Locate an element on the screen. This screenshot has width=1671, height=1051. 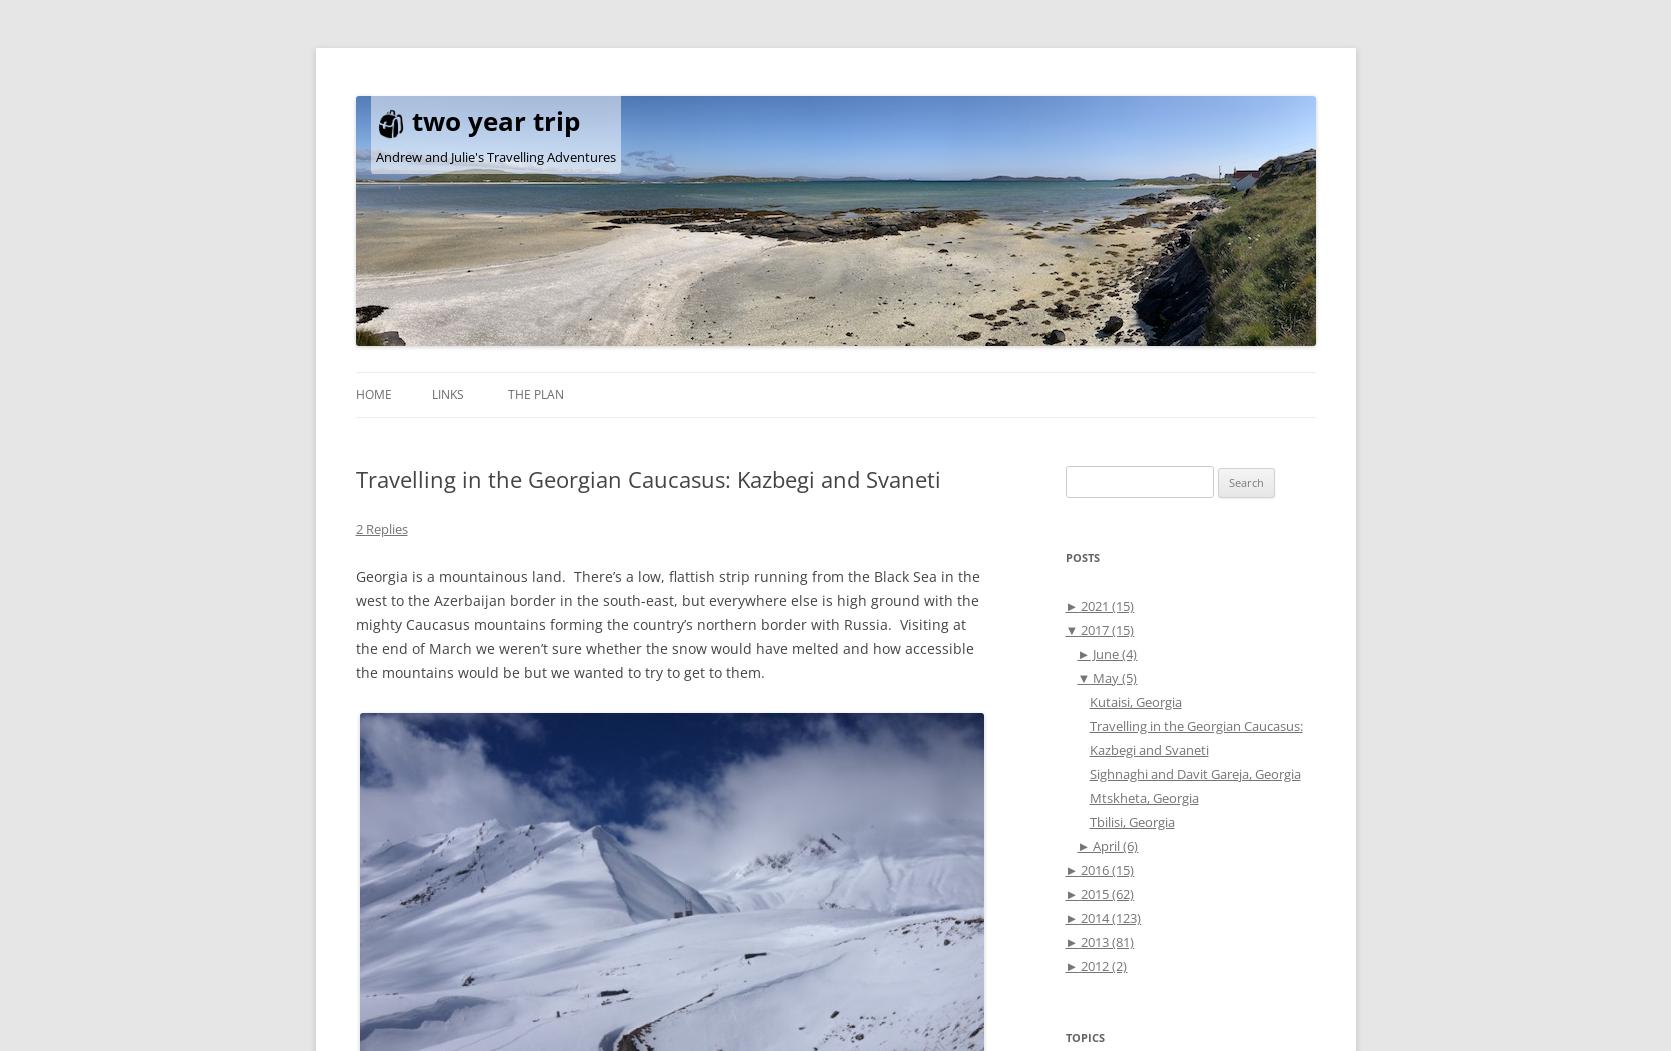
'Mtskheta, Georgia' is located at coordinates (1143, 797).